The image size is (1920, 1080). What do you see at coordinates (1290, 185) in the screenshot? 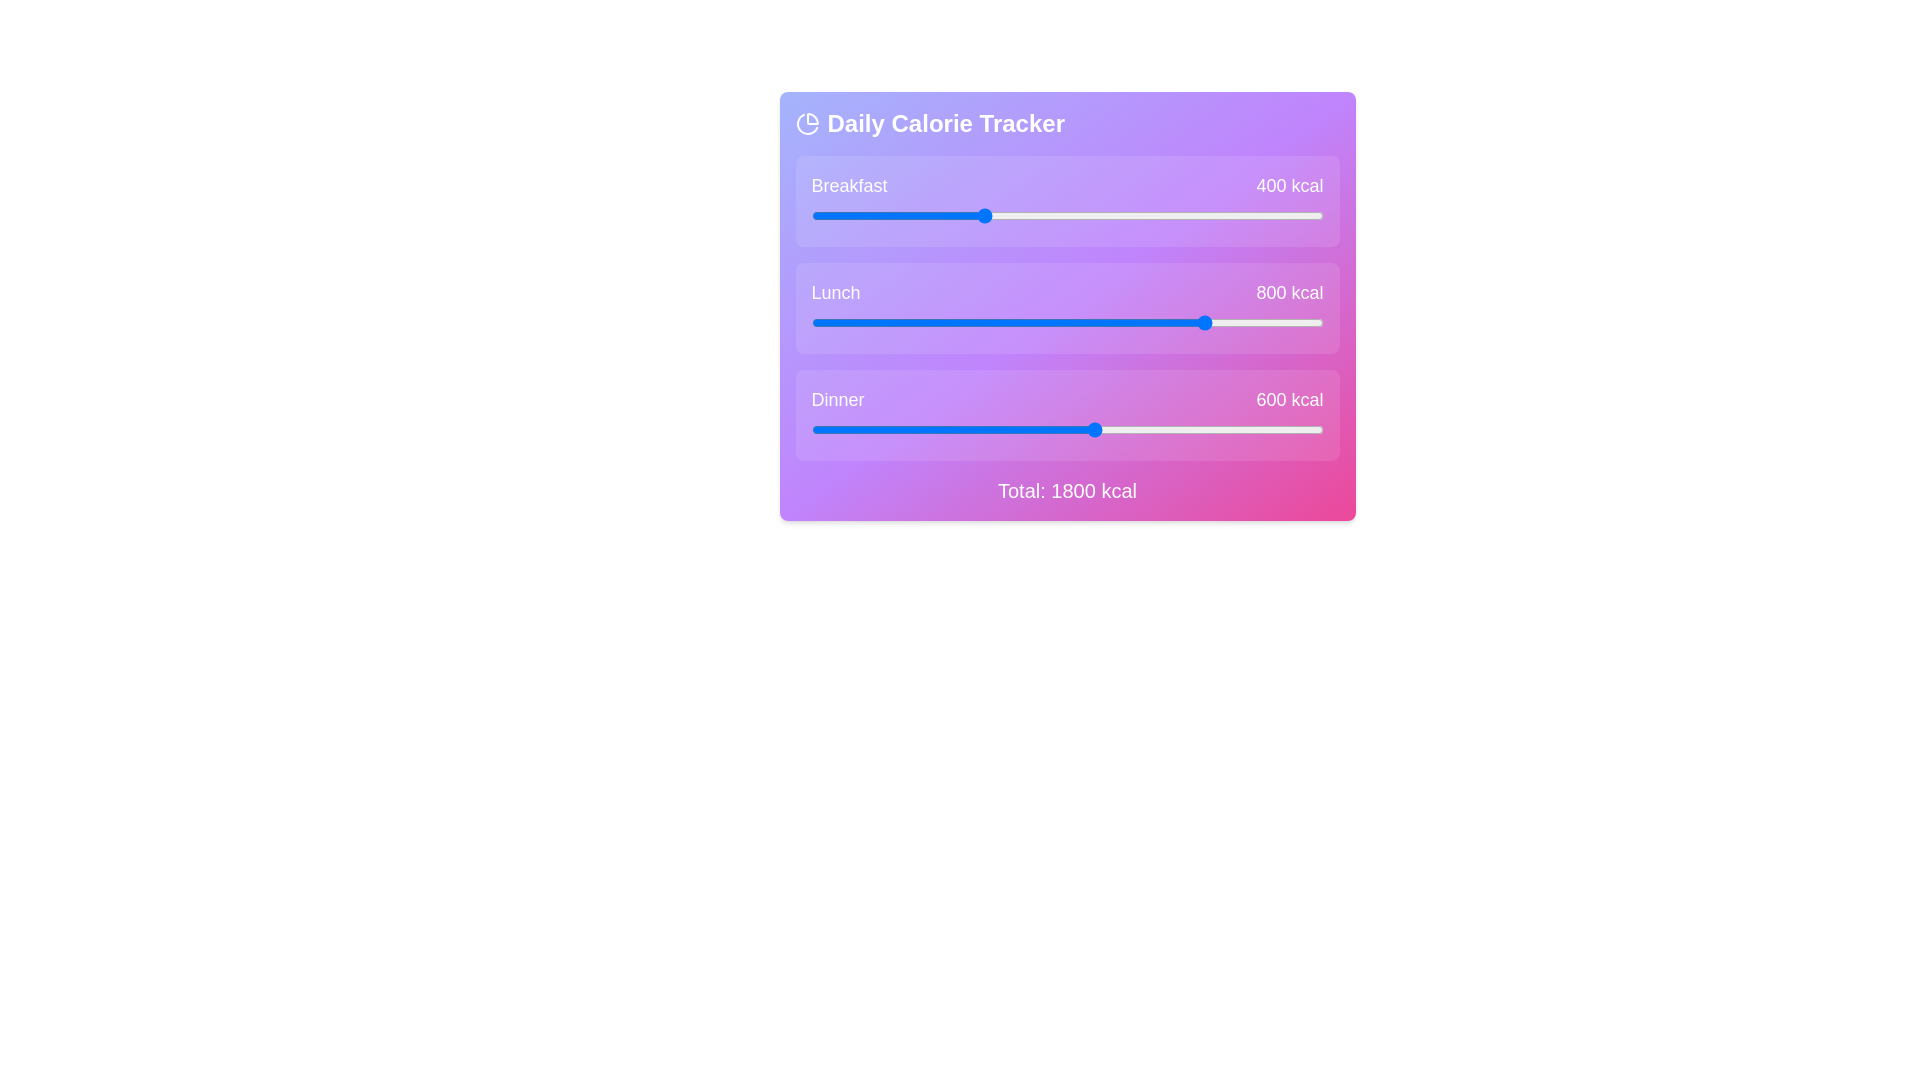
I see `the content of the Text Label displaying '400 kcal' in bold white font, positioned to the right of the 'Breakfast' label and above the progress bar` at bounding box center [1290, 185].